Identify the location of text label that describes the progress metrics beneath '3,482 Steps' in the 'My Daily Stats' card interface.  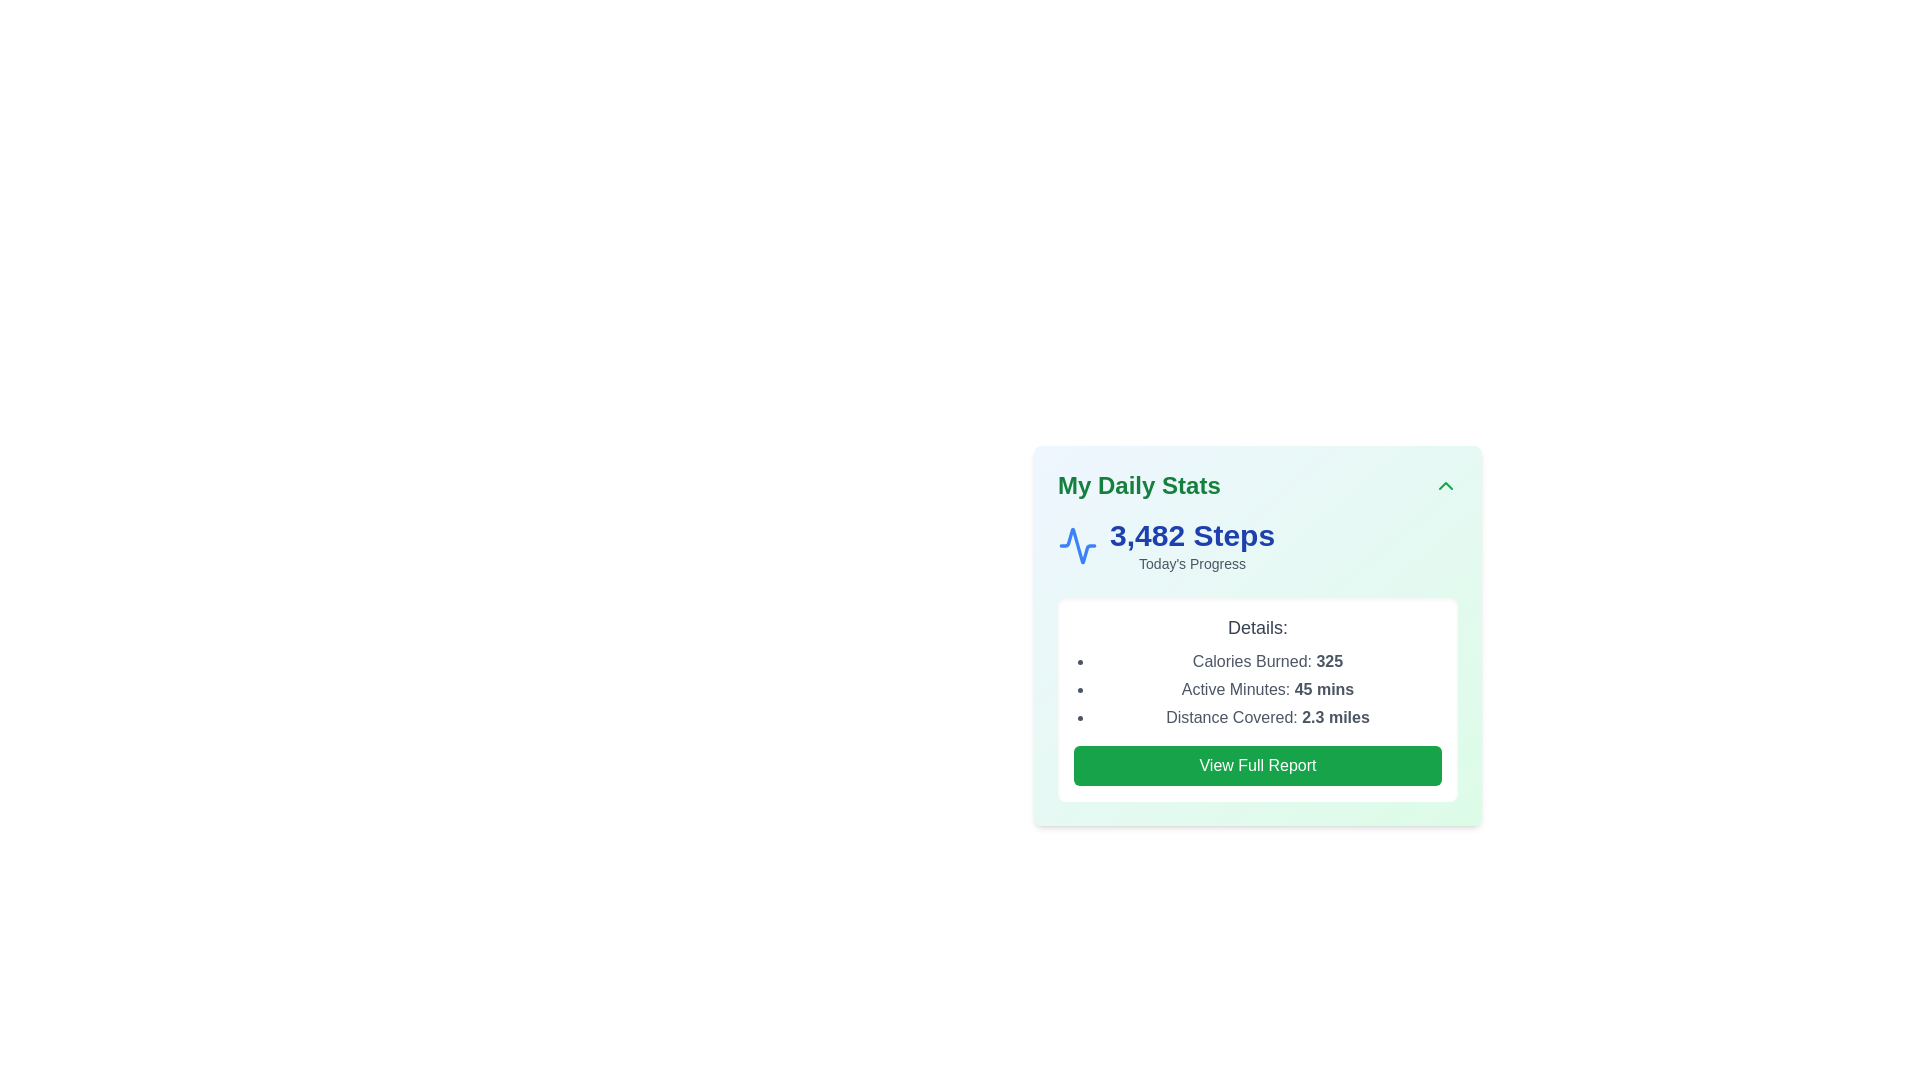
(1192, 563).